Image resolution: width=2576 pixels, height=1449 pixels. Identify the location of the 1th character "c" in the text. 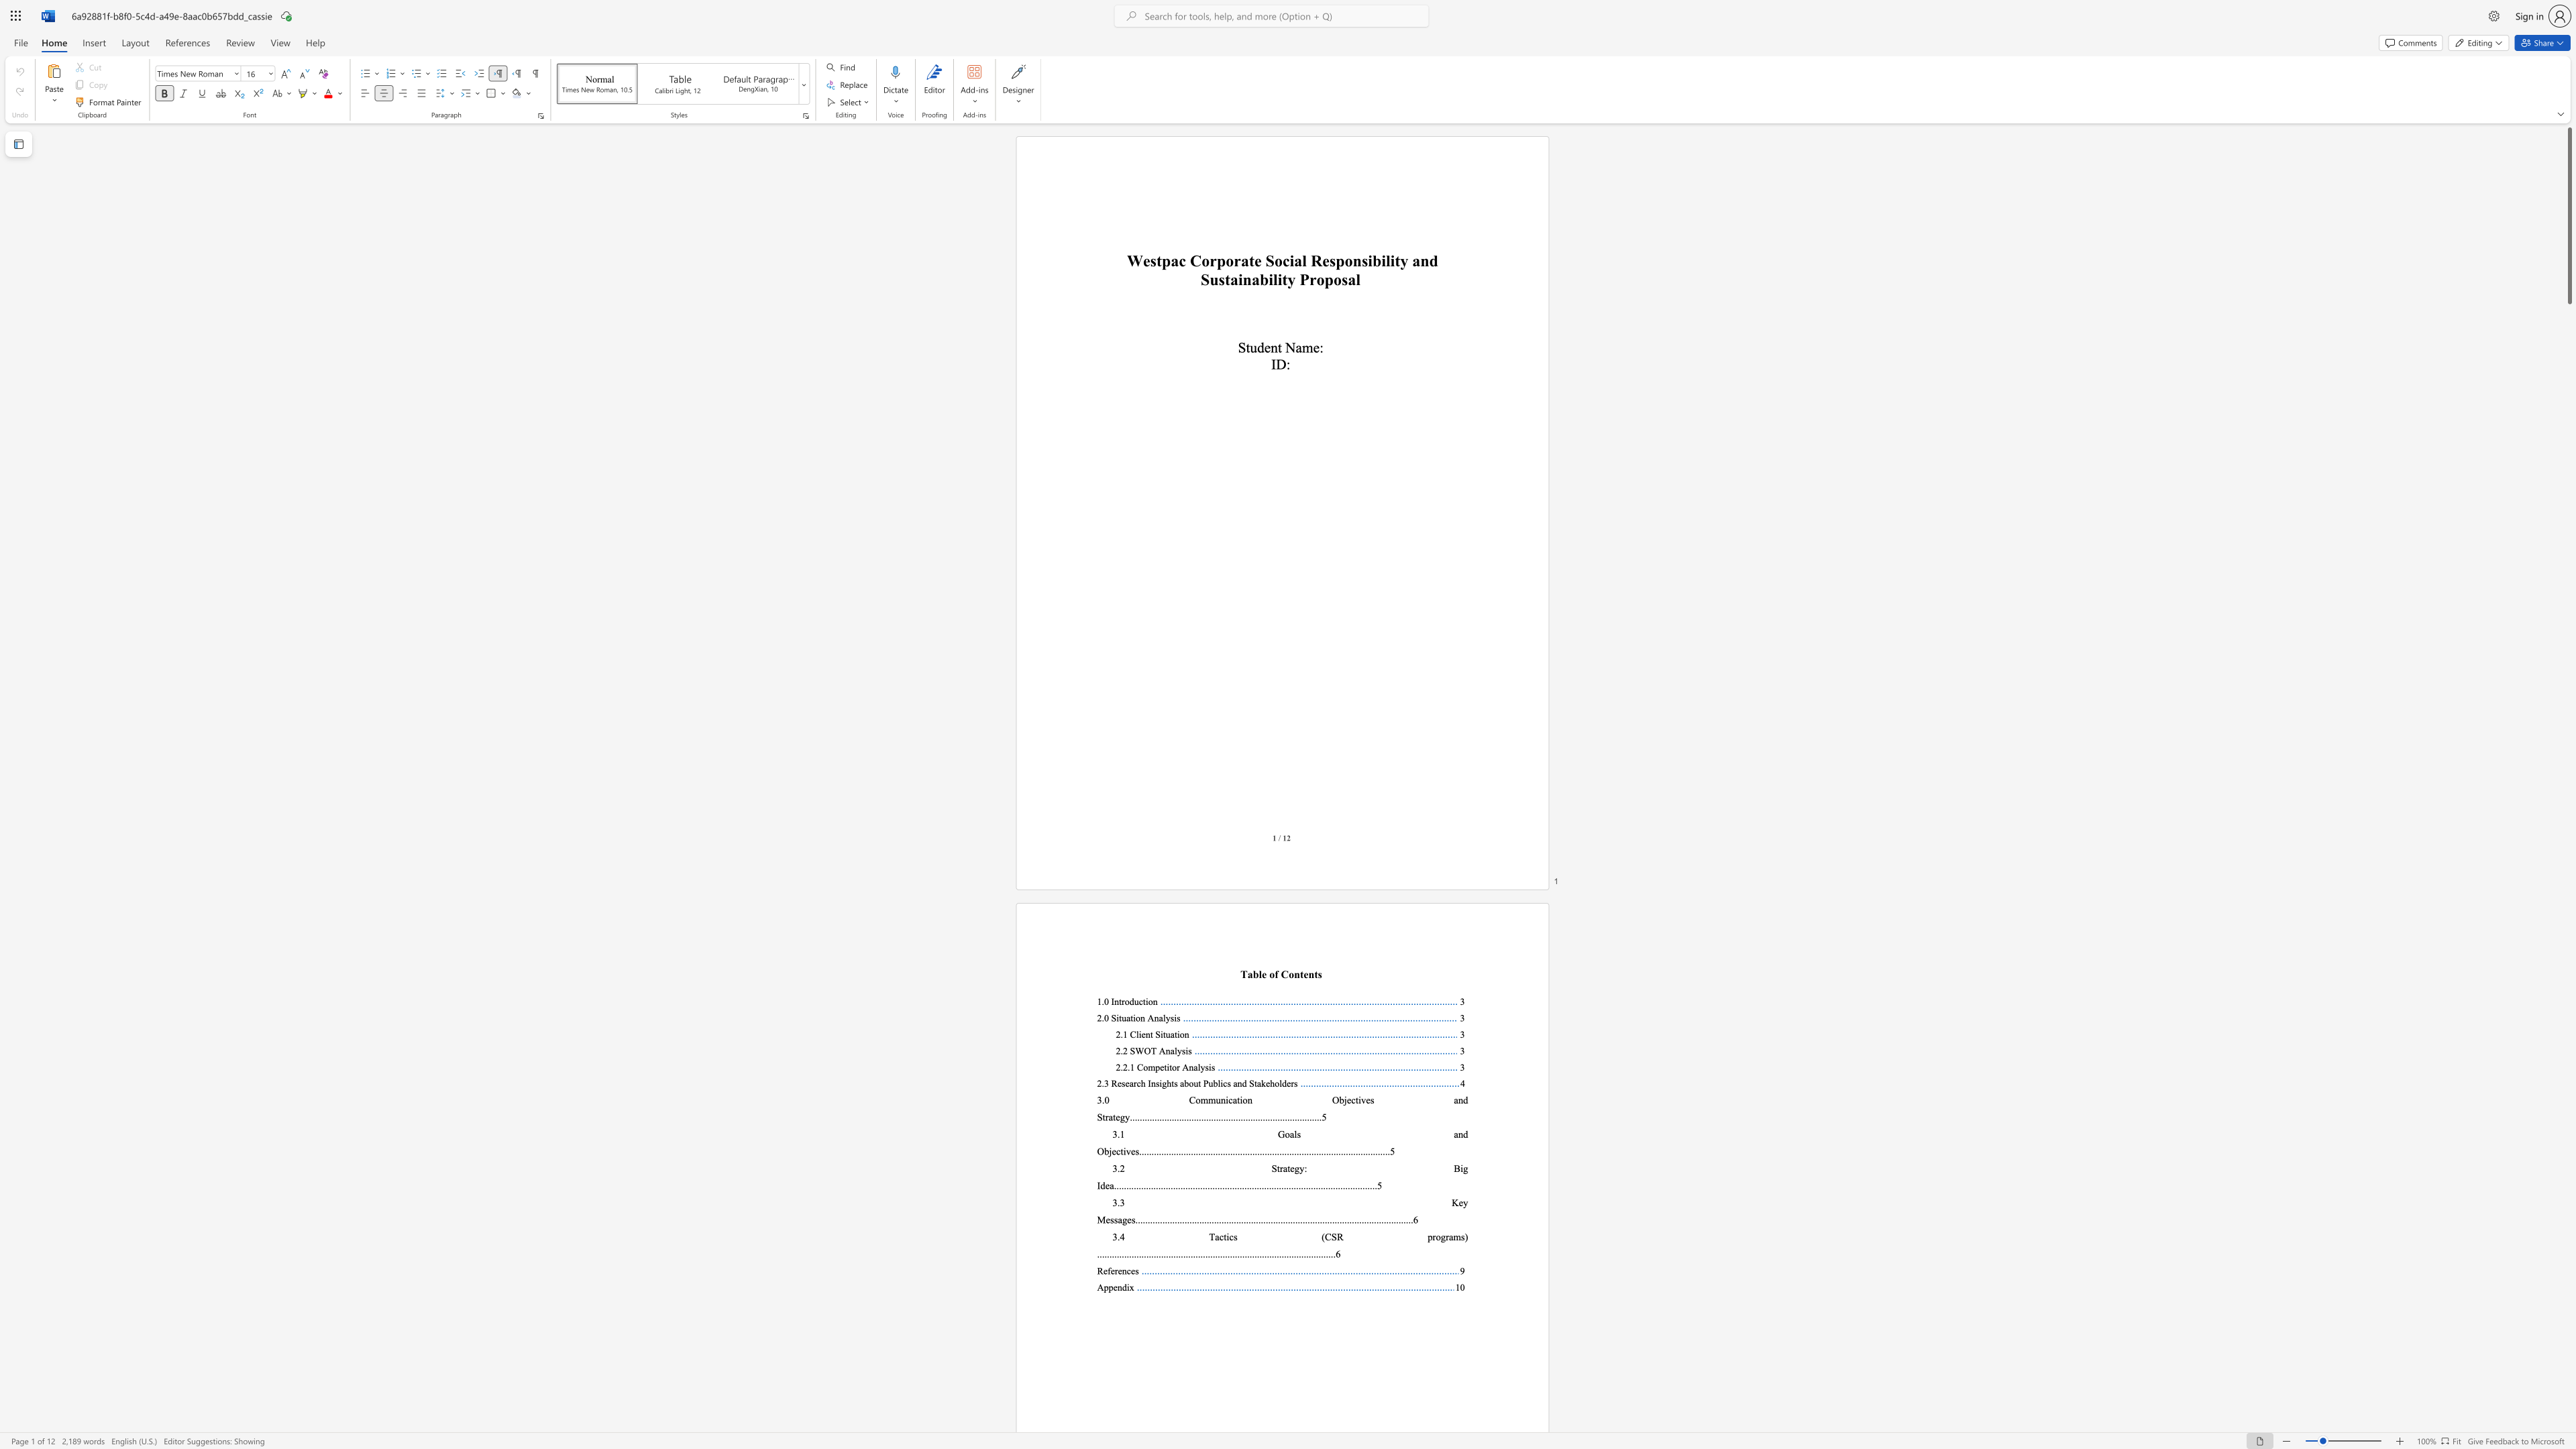
(1181, 260).